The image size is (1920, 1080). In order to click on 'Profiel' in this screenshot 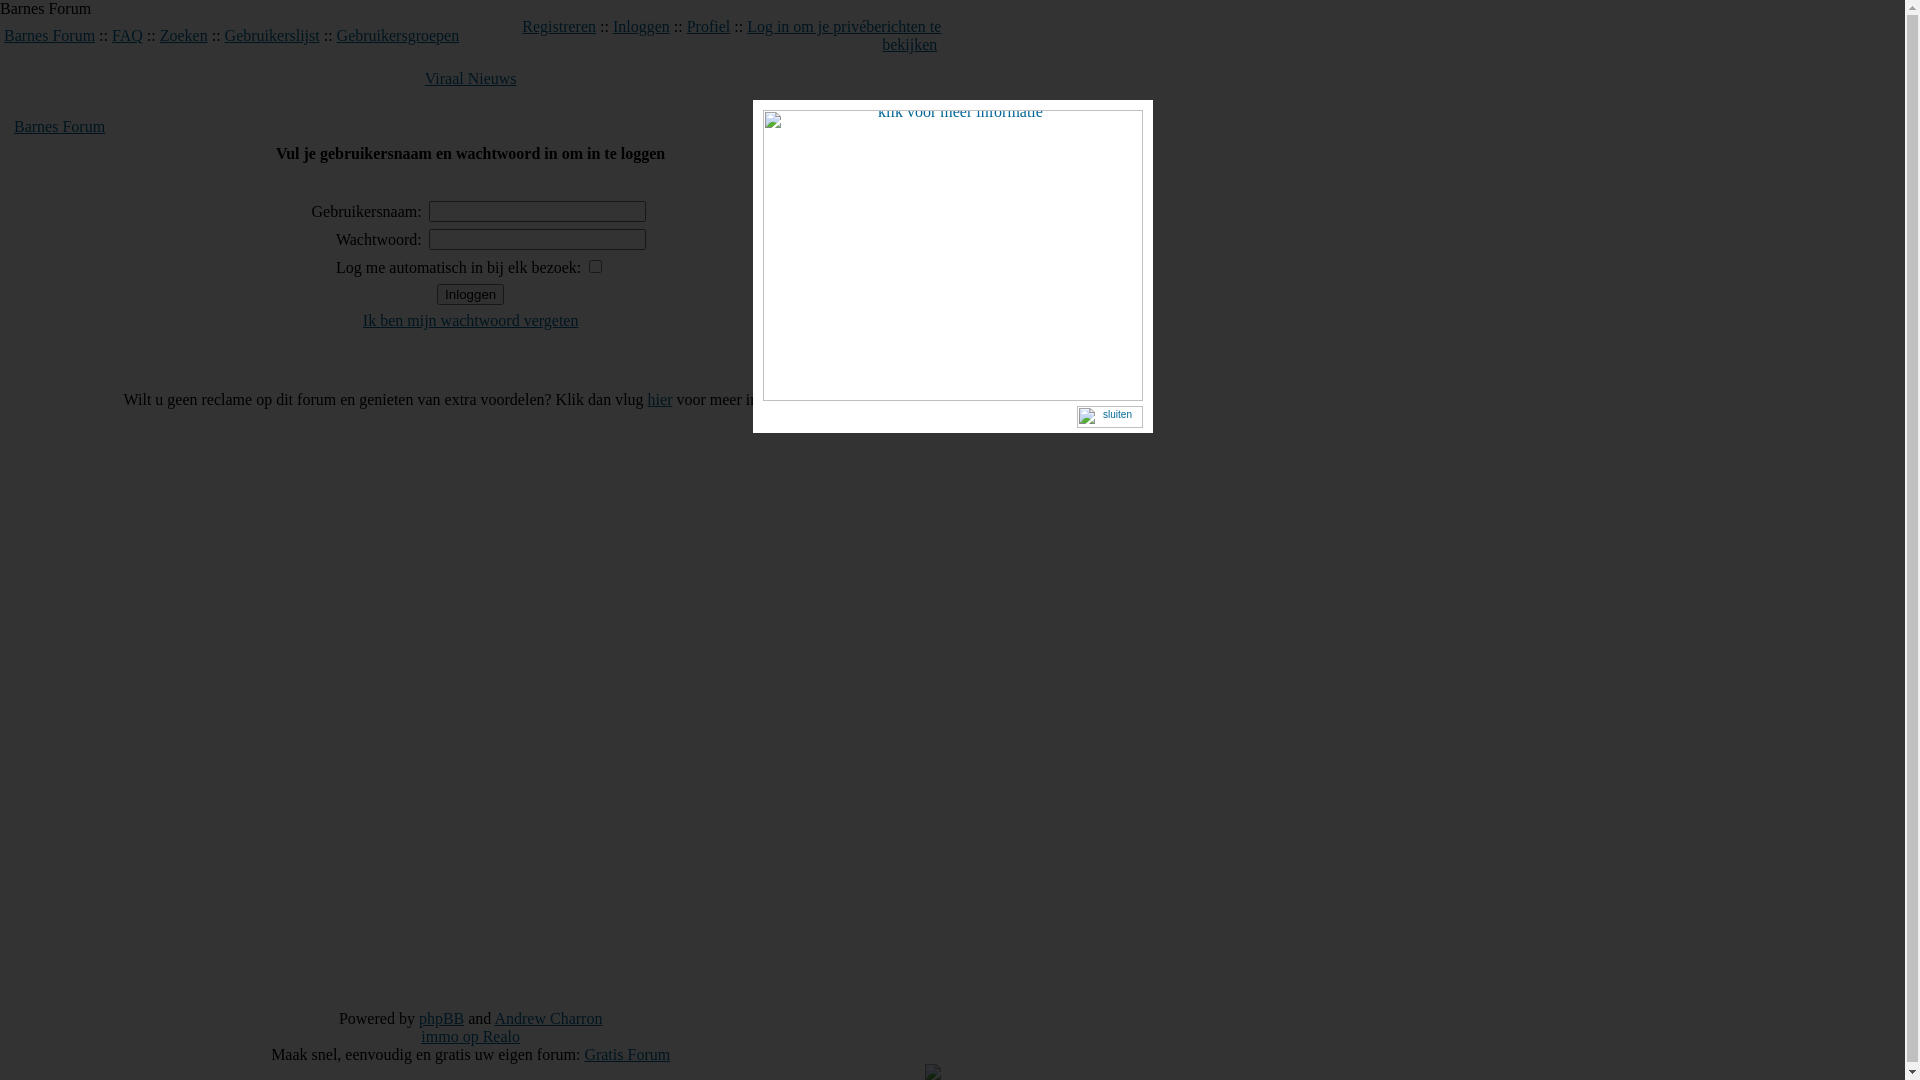, I will do `click(686, 26)`.